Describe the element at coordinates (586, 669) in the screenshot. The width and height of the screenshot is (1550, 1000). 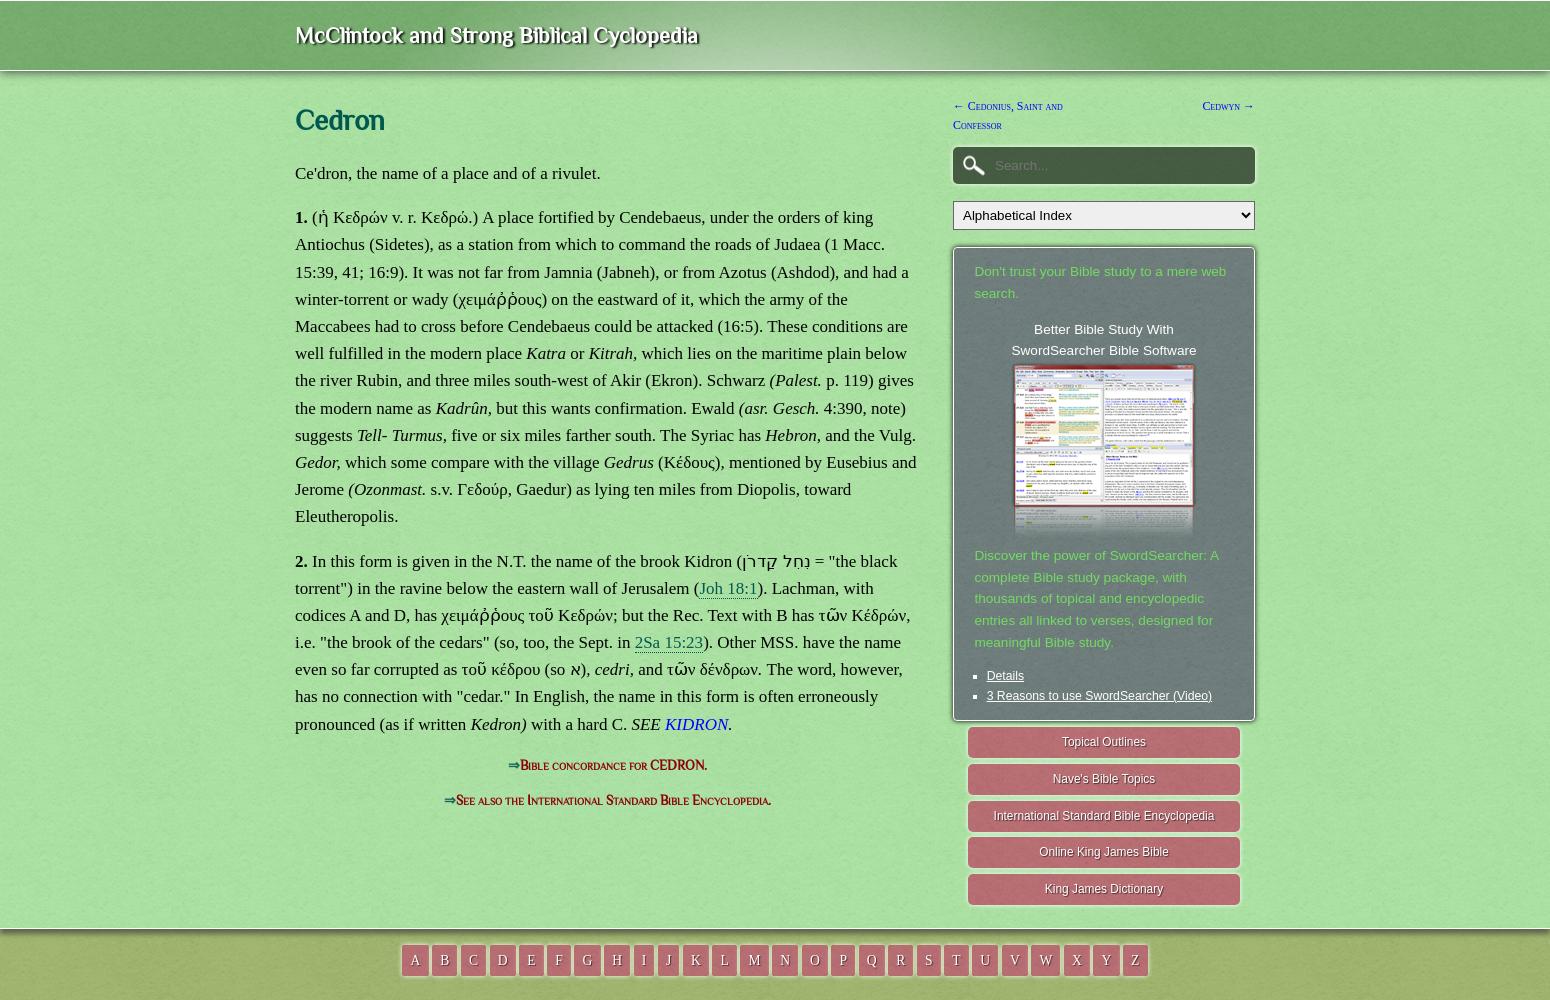
I see `', cedri,'` at that location.